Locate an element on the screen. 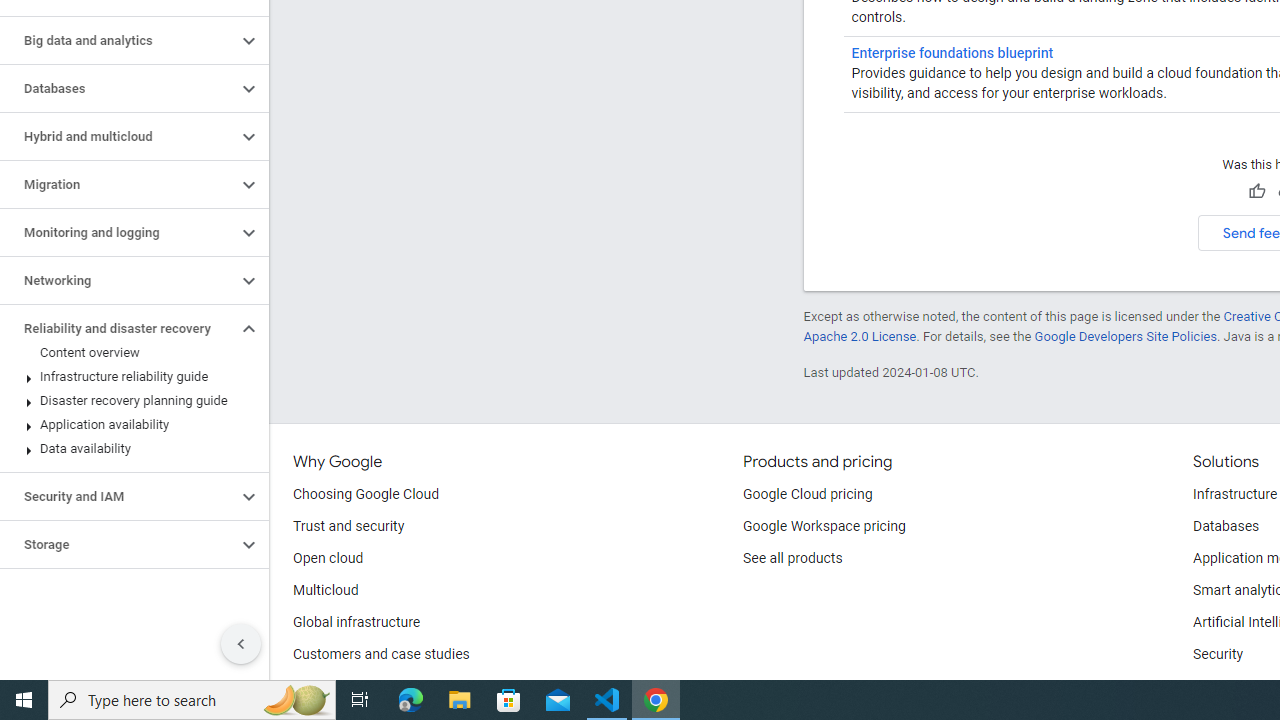 This screenshot has height=720, width=1280. 'Security and IAM' is located at coordinates (117, 496).